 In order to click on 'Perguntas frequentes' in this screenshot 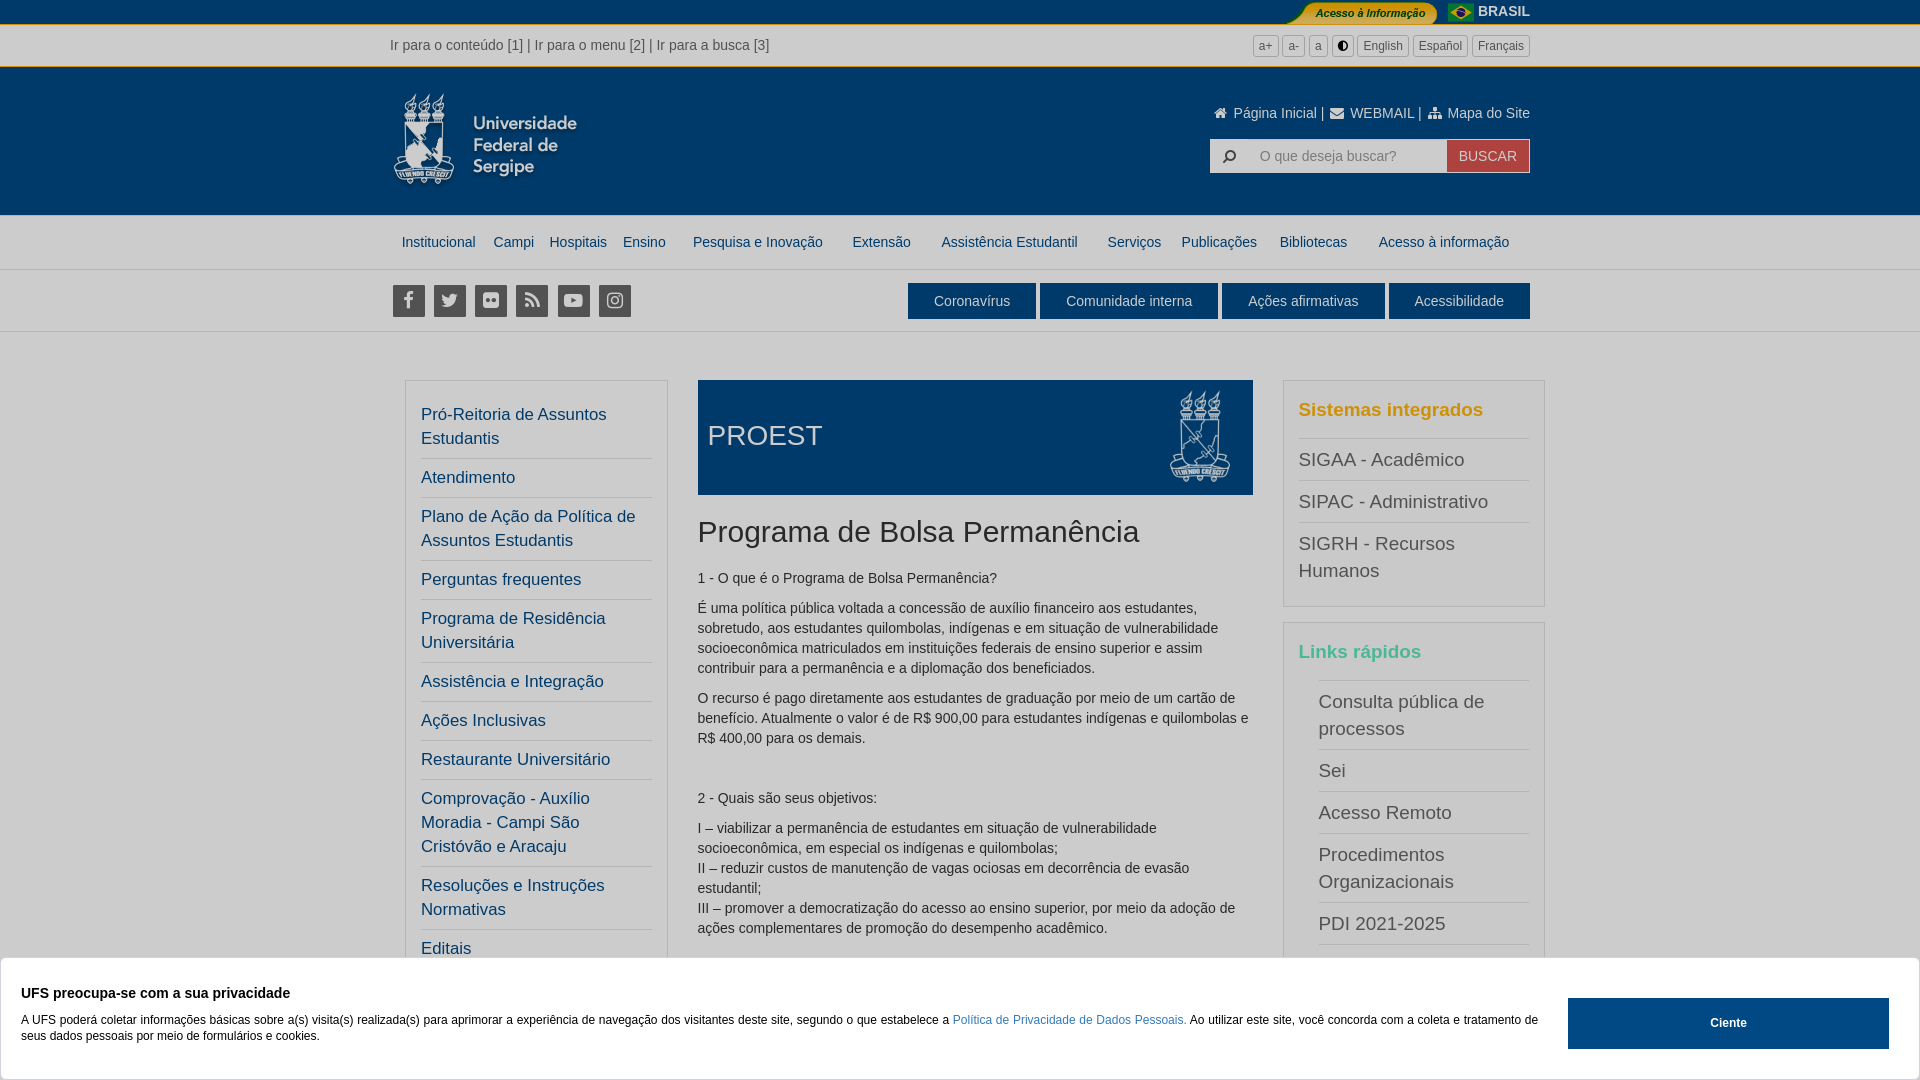, I will do `click(500, 579)`.